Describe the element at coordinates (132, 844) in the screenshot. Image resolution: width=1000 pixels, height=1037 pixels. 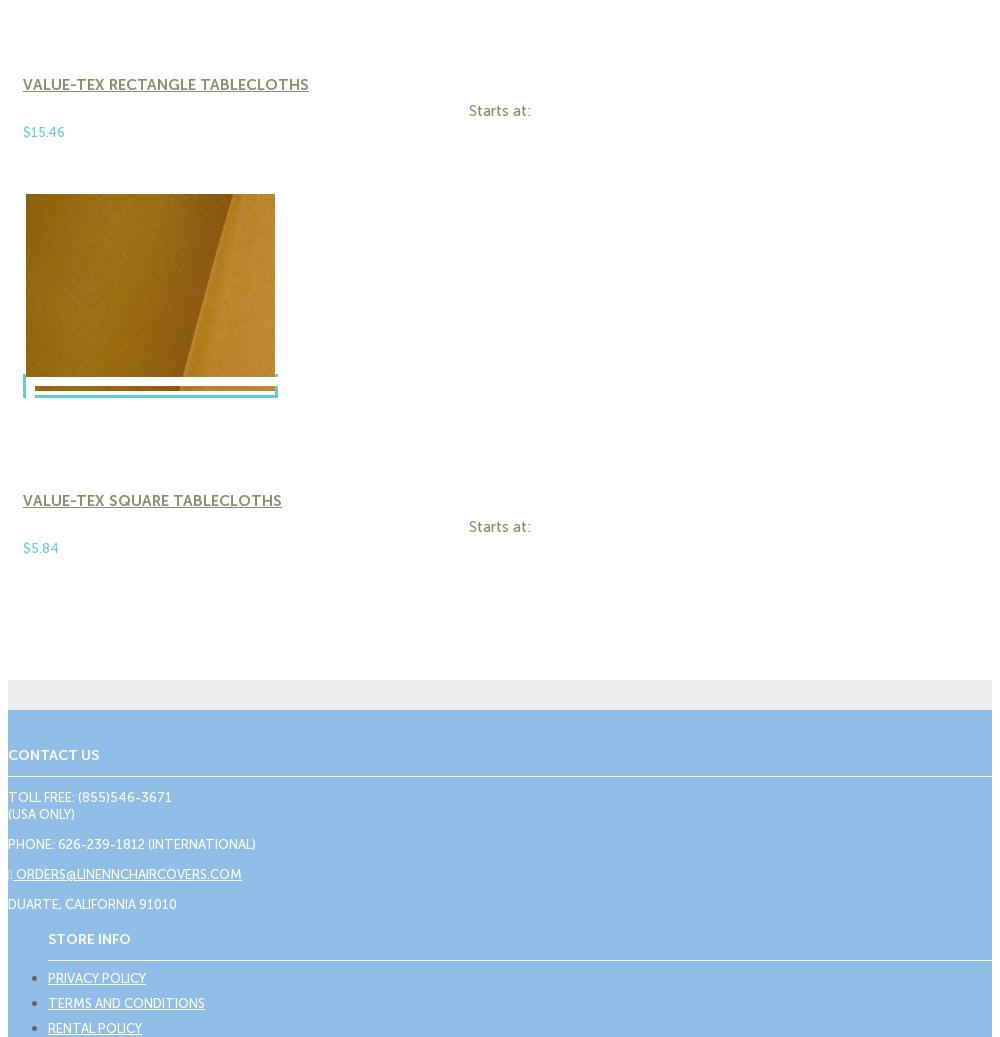
I see `'Phone: 626-239-1812 (International)'` at that location.